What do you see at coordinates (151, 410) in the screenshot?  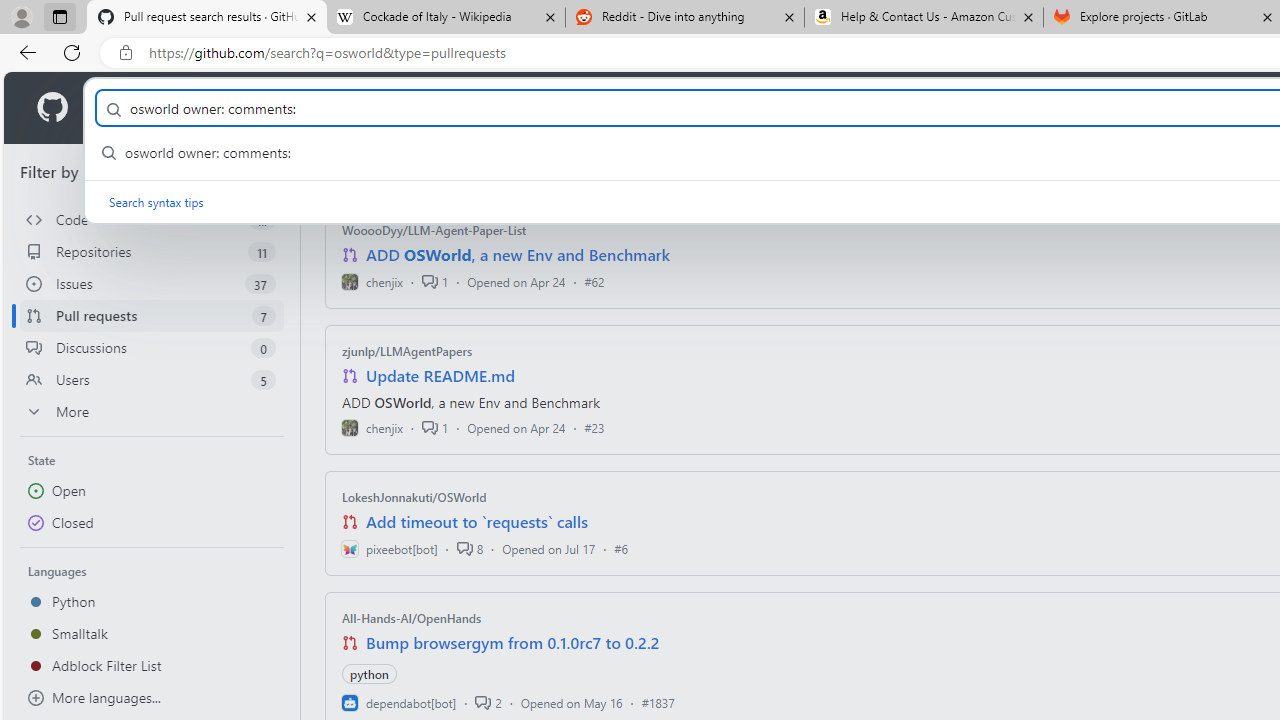 I see `'More'` at bounding box center [151, 410].